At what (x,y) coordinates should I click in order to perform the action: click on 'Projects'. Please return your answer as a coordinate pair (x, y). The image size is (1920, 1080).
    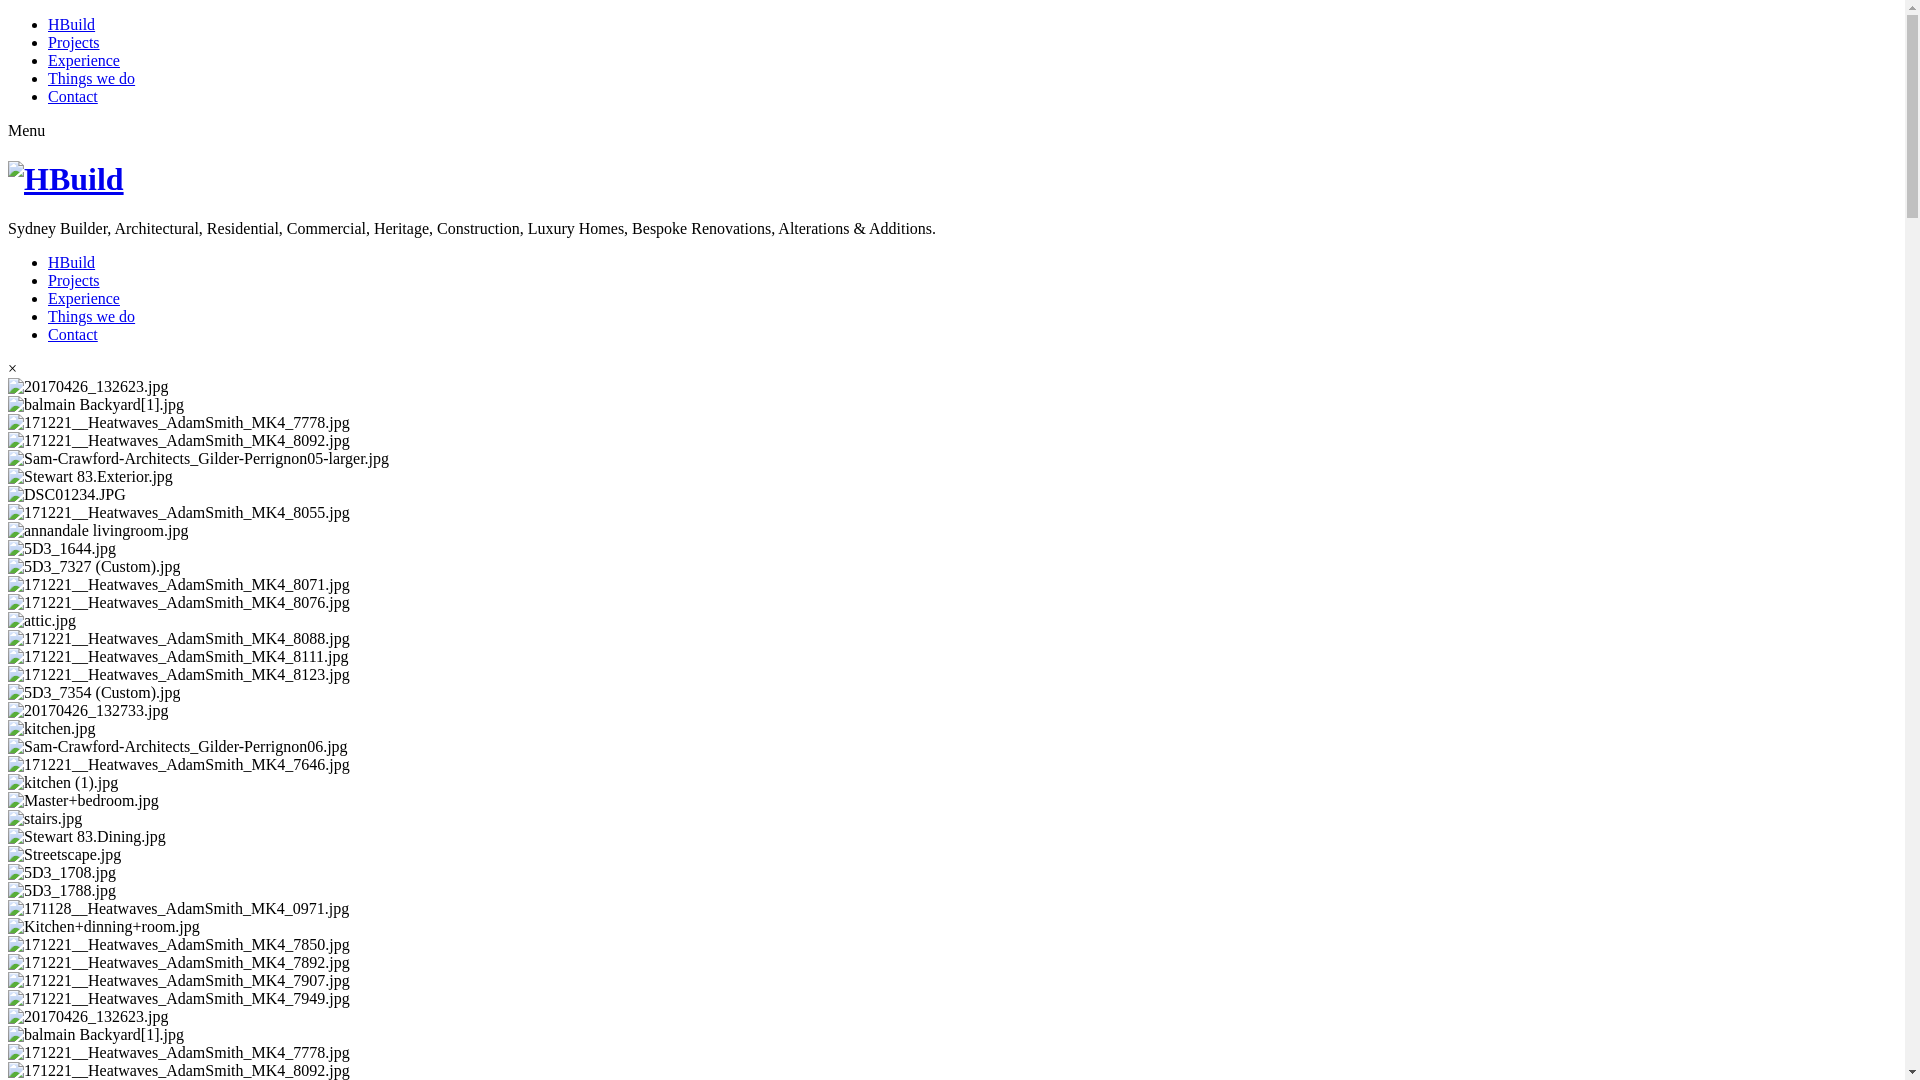
    Looking at the image, I should click on (48, 280).